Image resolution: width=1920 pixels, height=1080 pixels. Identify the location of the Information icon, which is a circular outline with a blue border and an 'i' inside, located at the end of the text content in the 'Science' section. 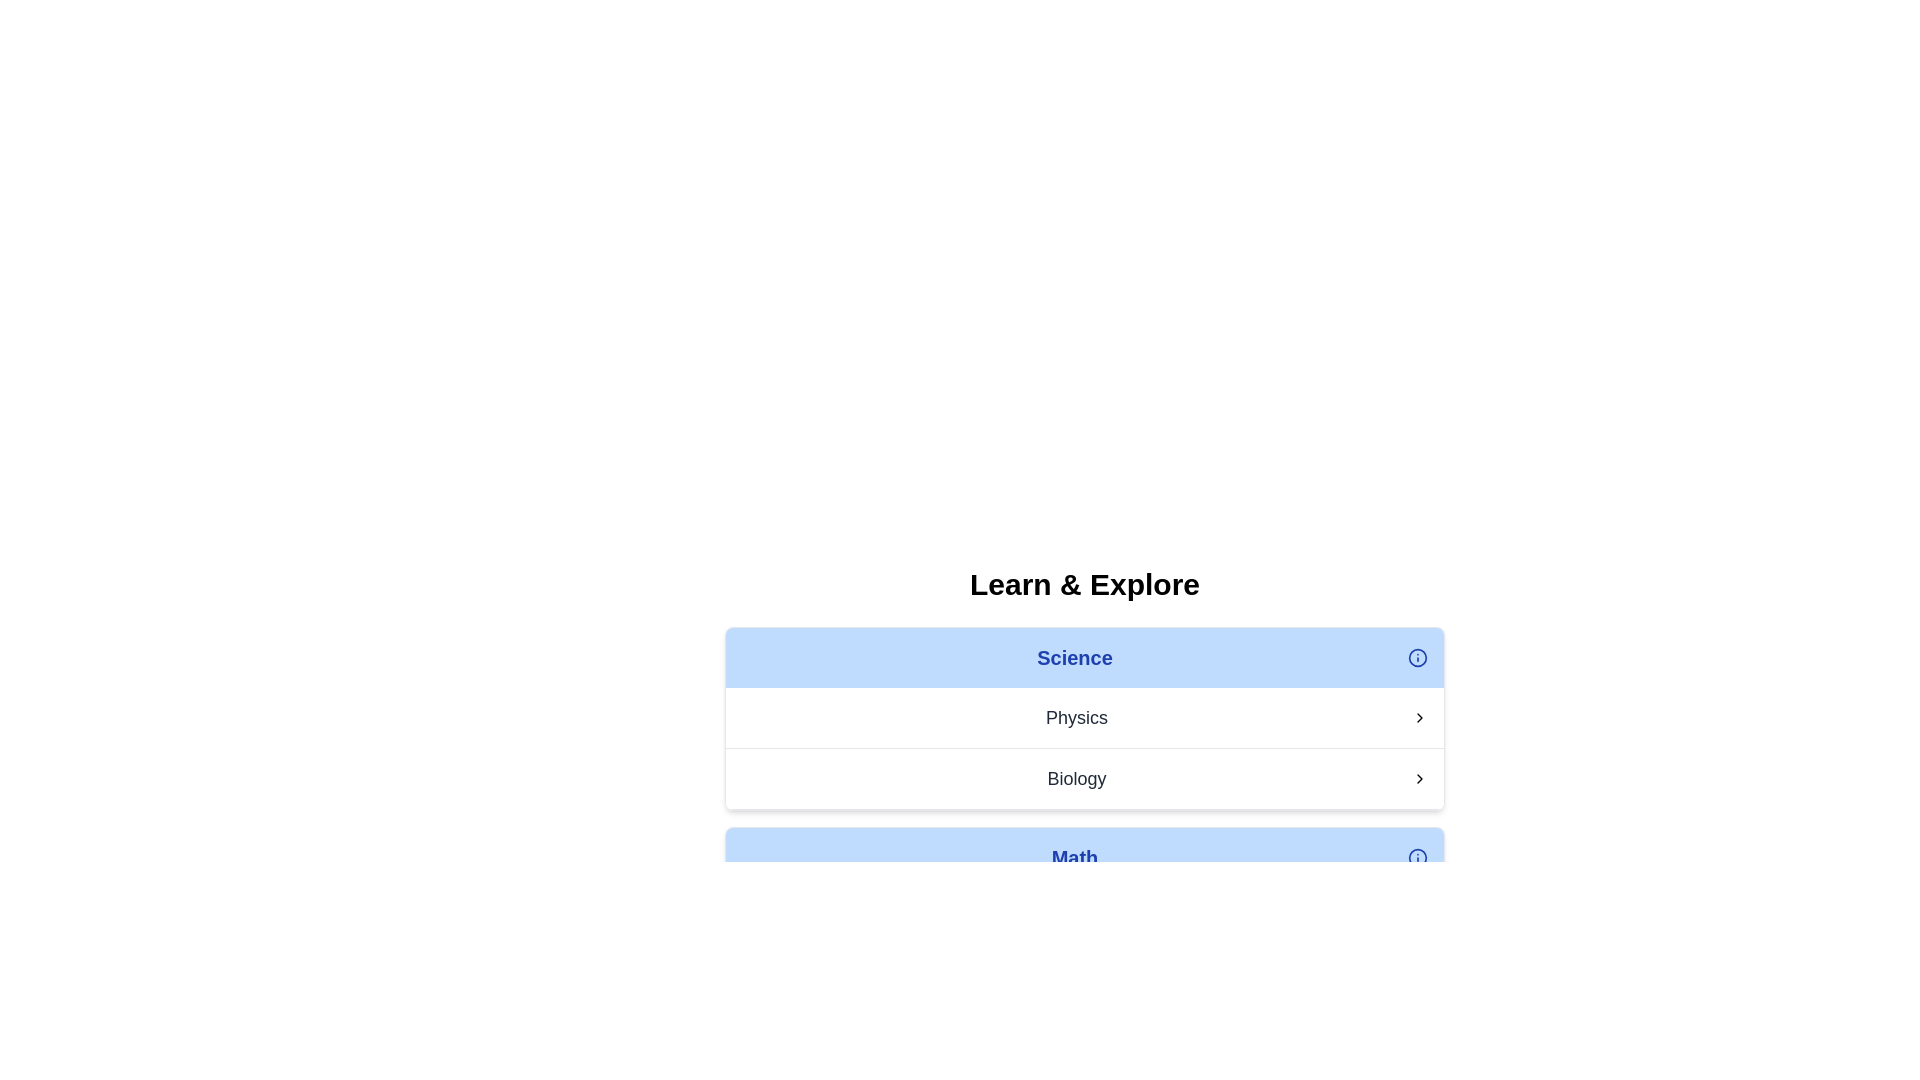
(1416, 658).